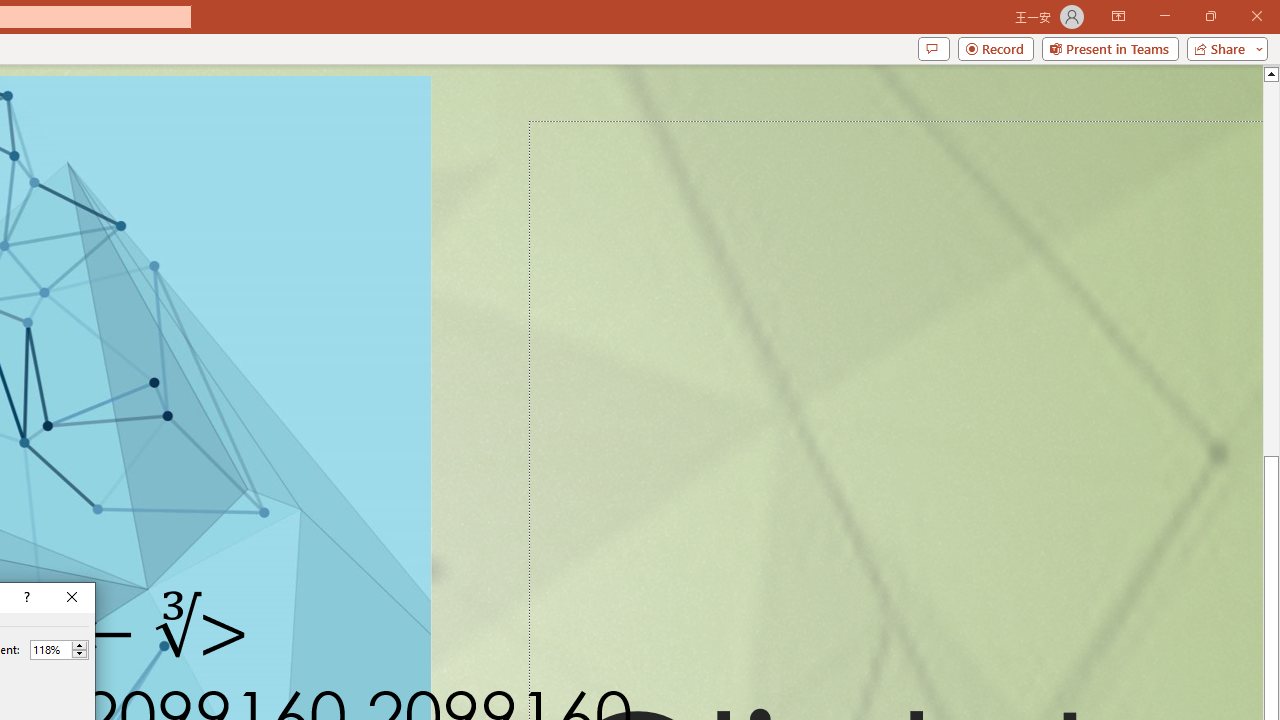 The image size is (1280, 720). What do you see at coordinates (25, 596) in the screenshot?
I see `'Context help'` at bounding box center [25, 596].